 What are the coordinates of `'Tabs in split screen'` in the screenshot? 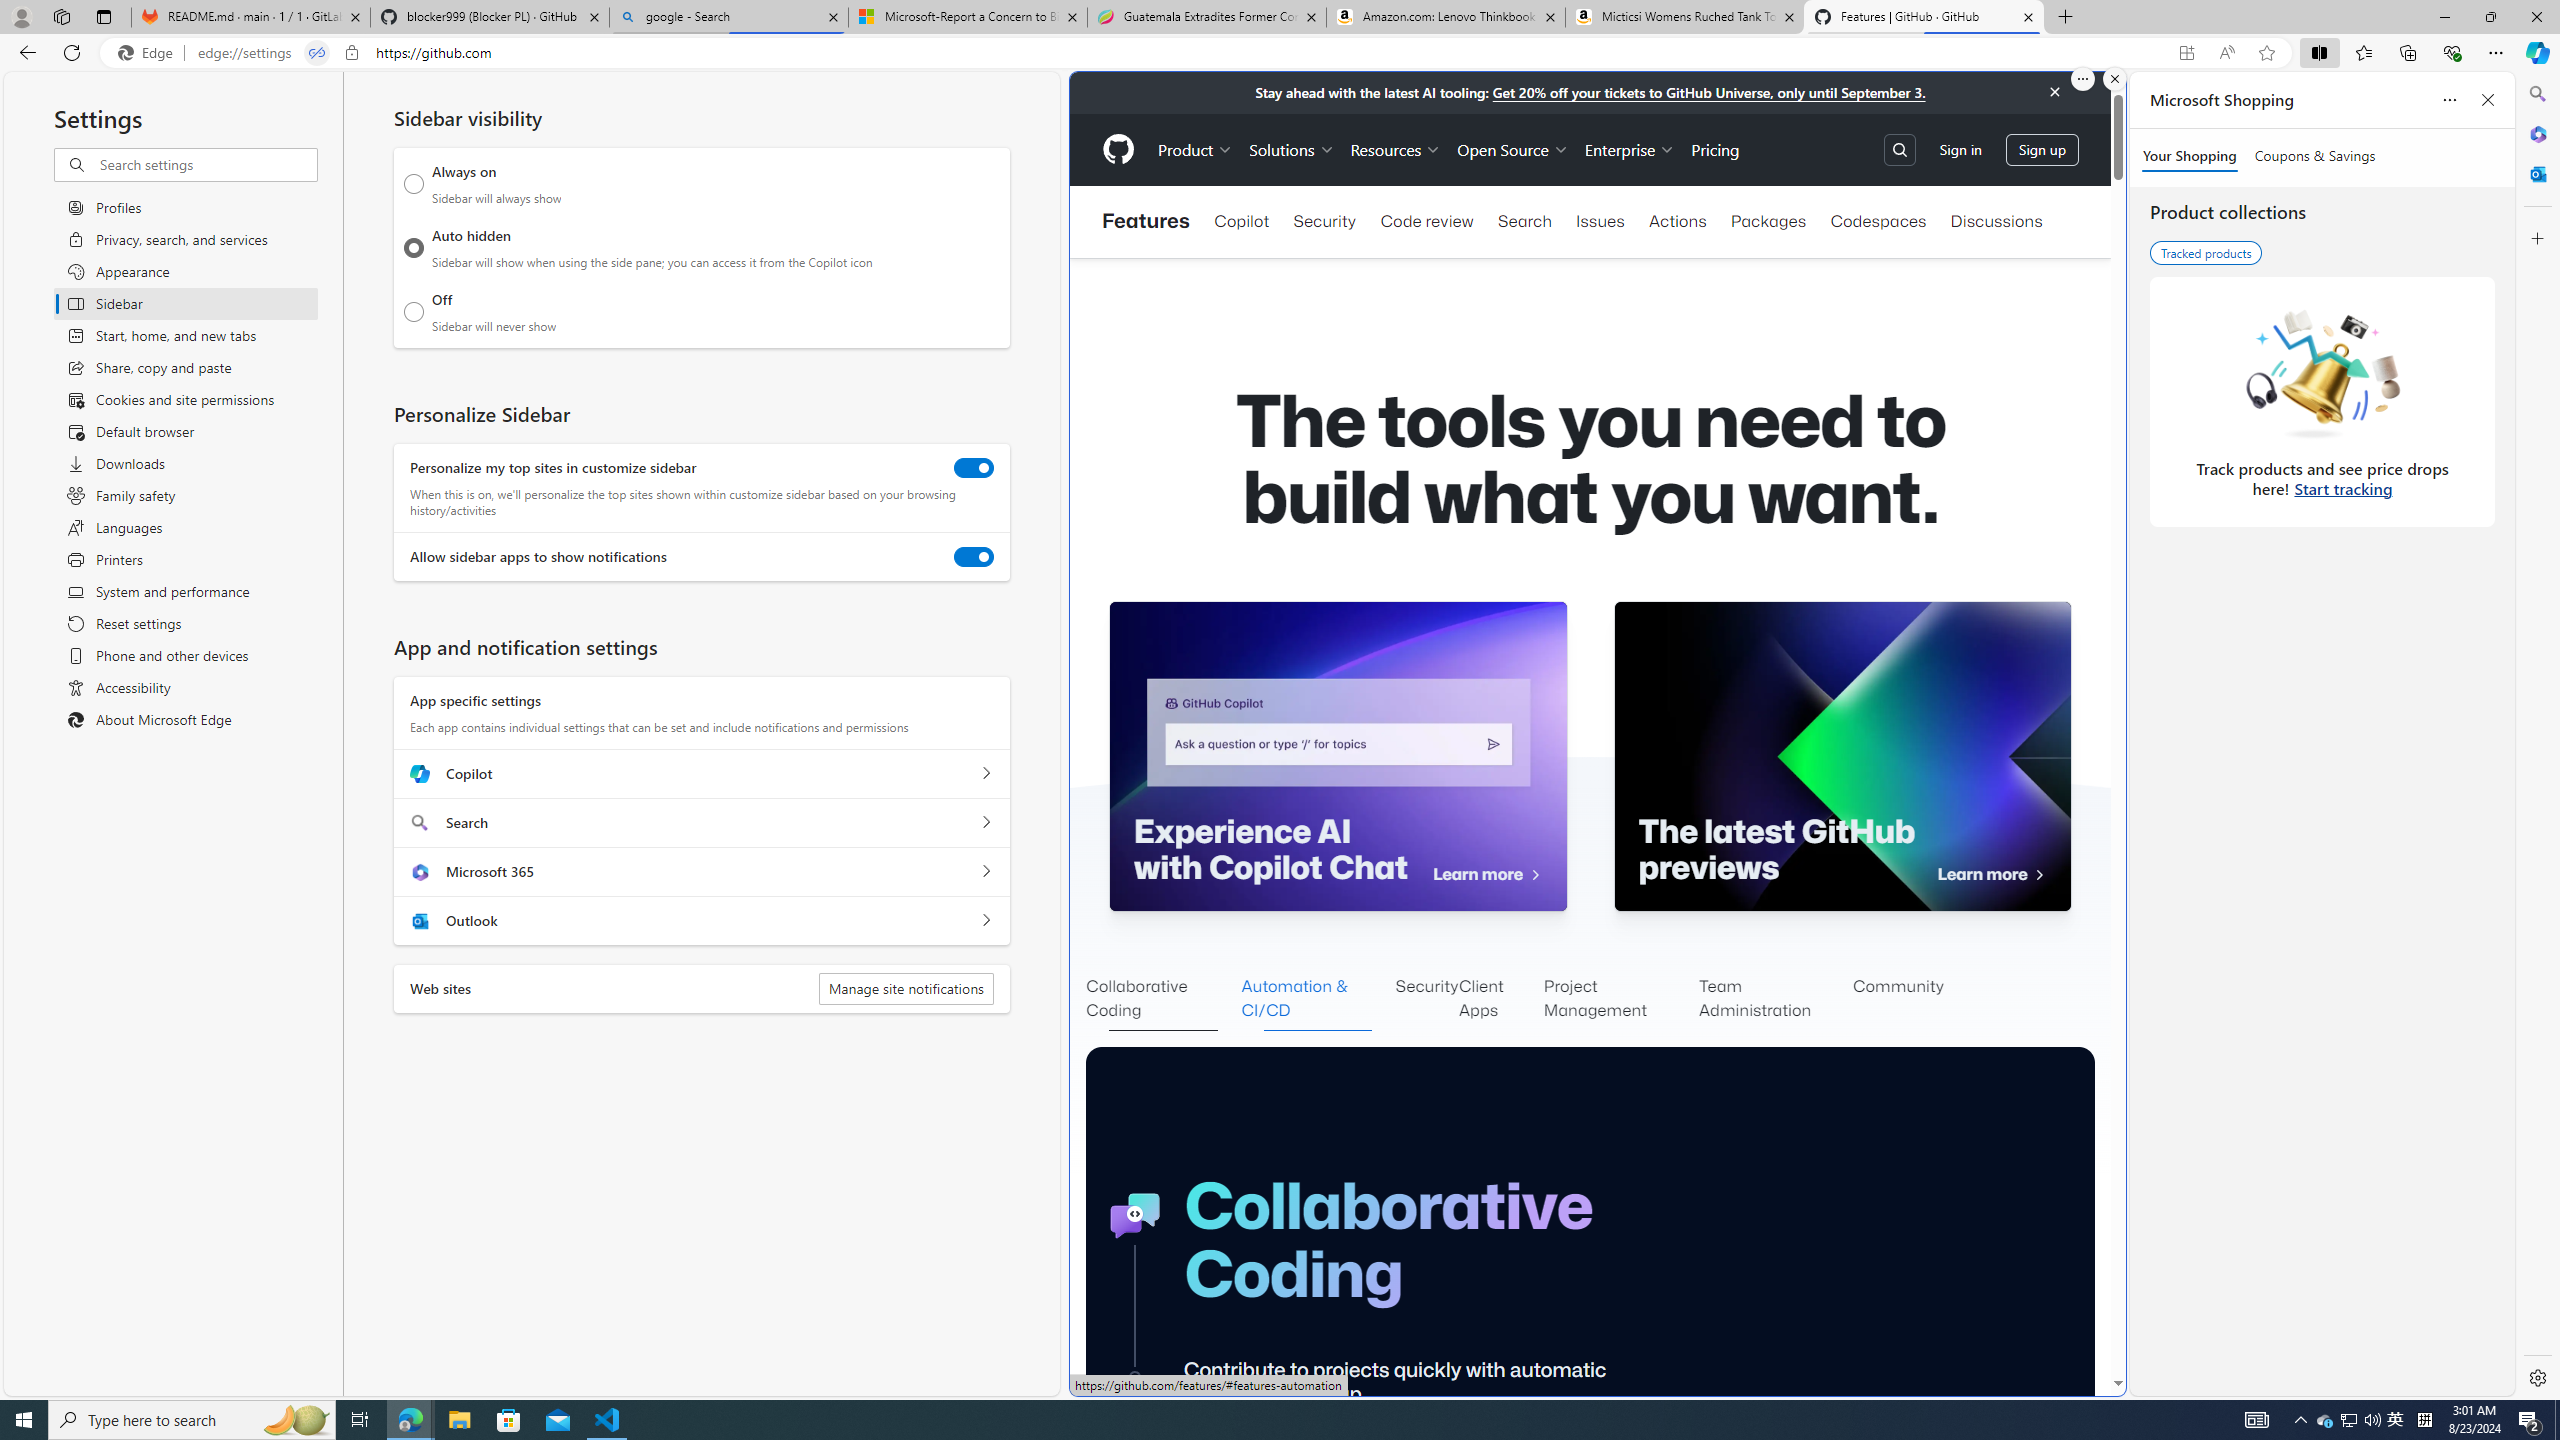 It's located at (317, 53).